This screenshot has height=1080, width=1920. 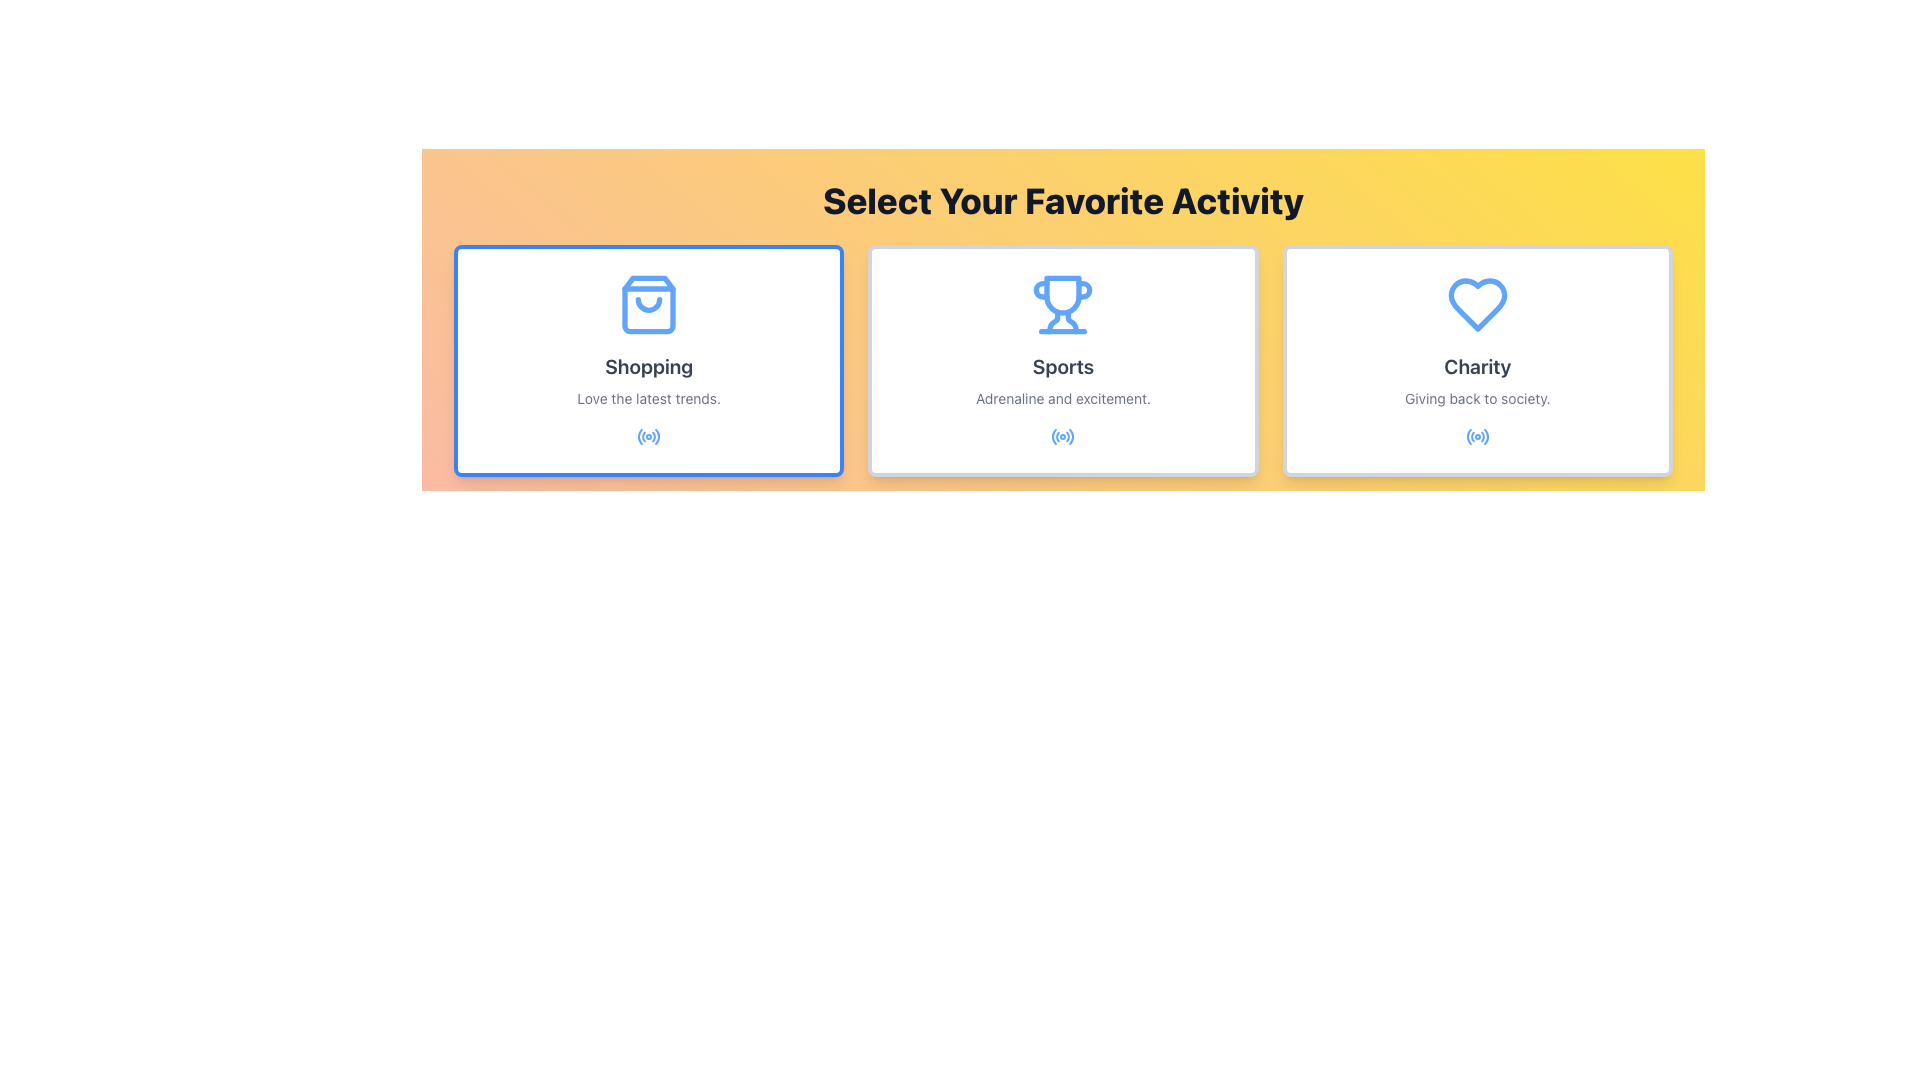 What do you see at coordinates (649, 398) in the screenshot?
I see `the text line displaying 'Love the latest trends.' located beneath the headline 'Shopping' within the 'Shopping' card` at bounding box center [649, 398].